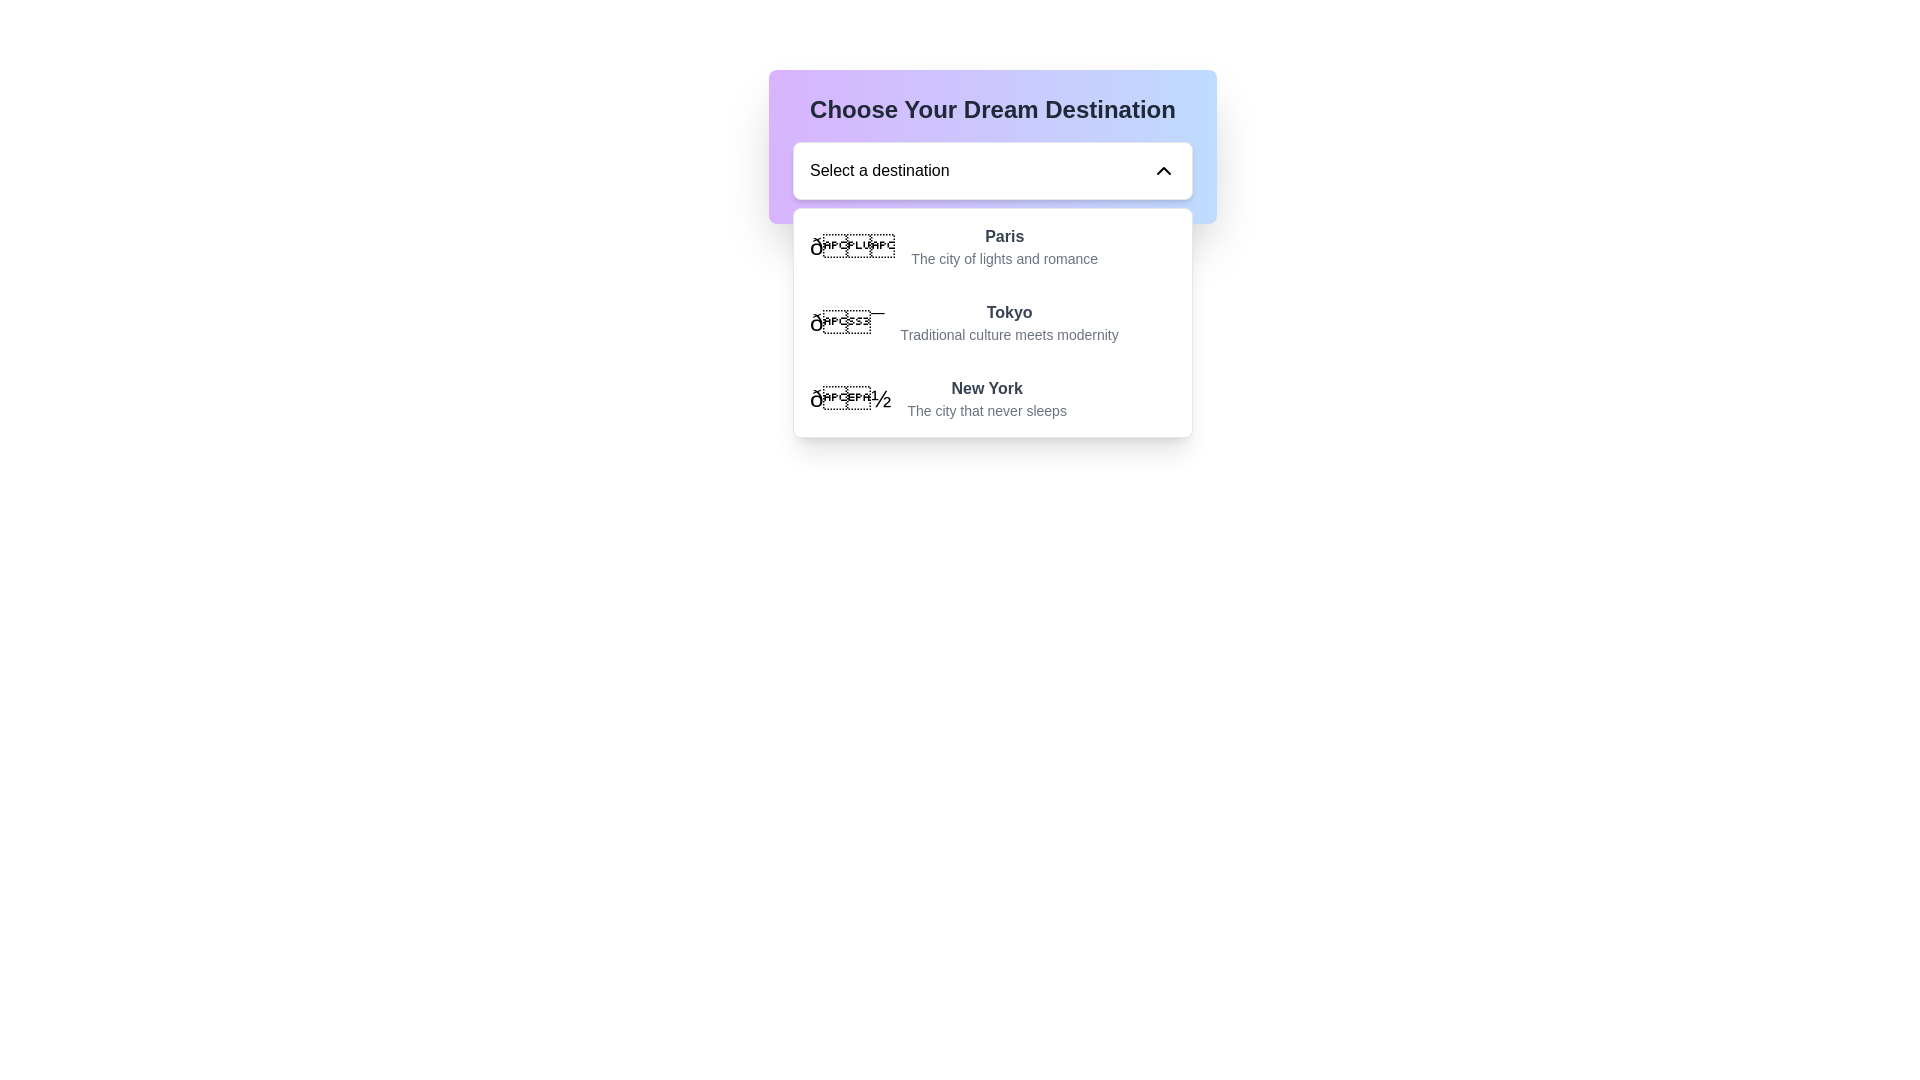  I want to click on to select the 'New York' option in the dropdown menu, which is the third entry styled with a bold city name and a description beneath it, so click(993, 398).